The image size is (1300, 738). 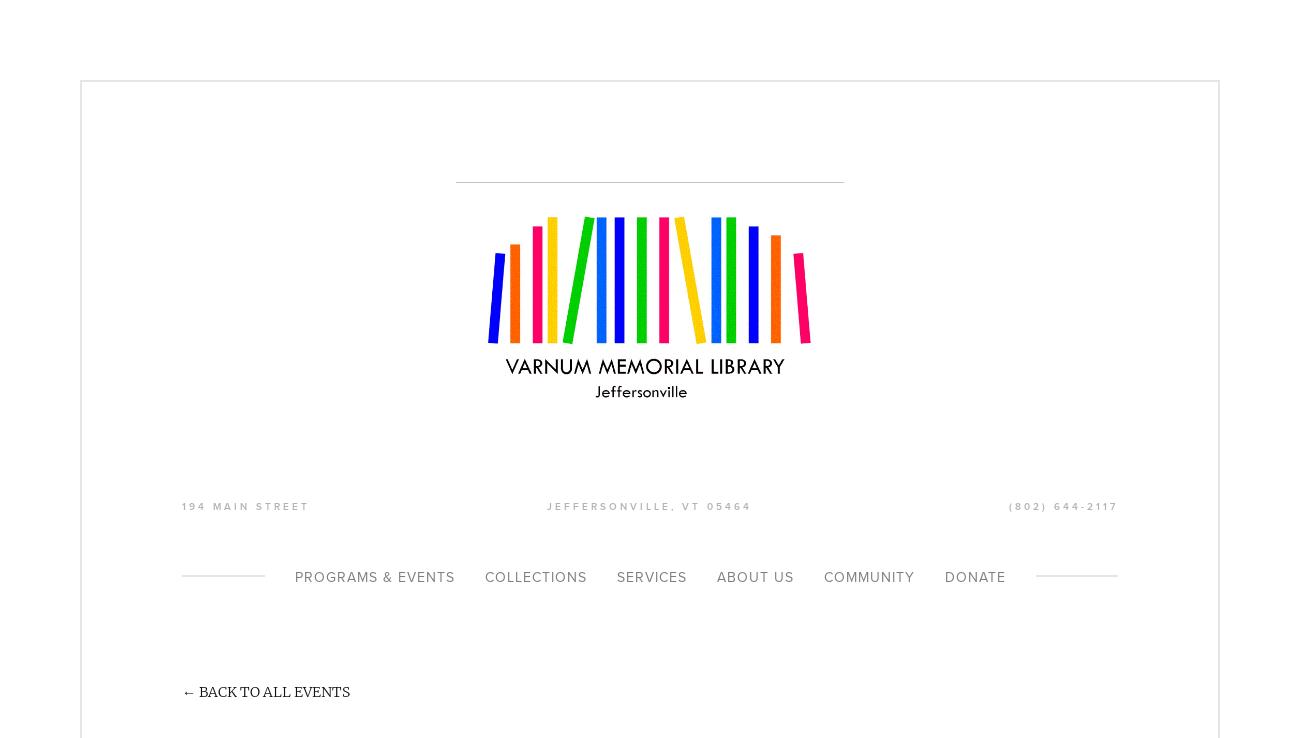 I want to click on 'Programs & Events', so click(x=373, y=577).